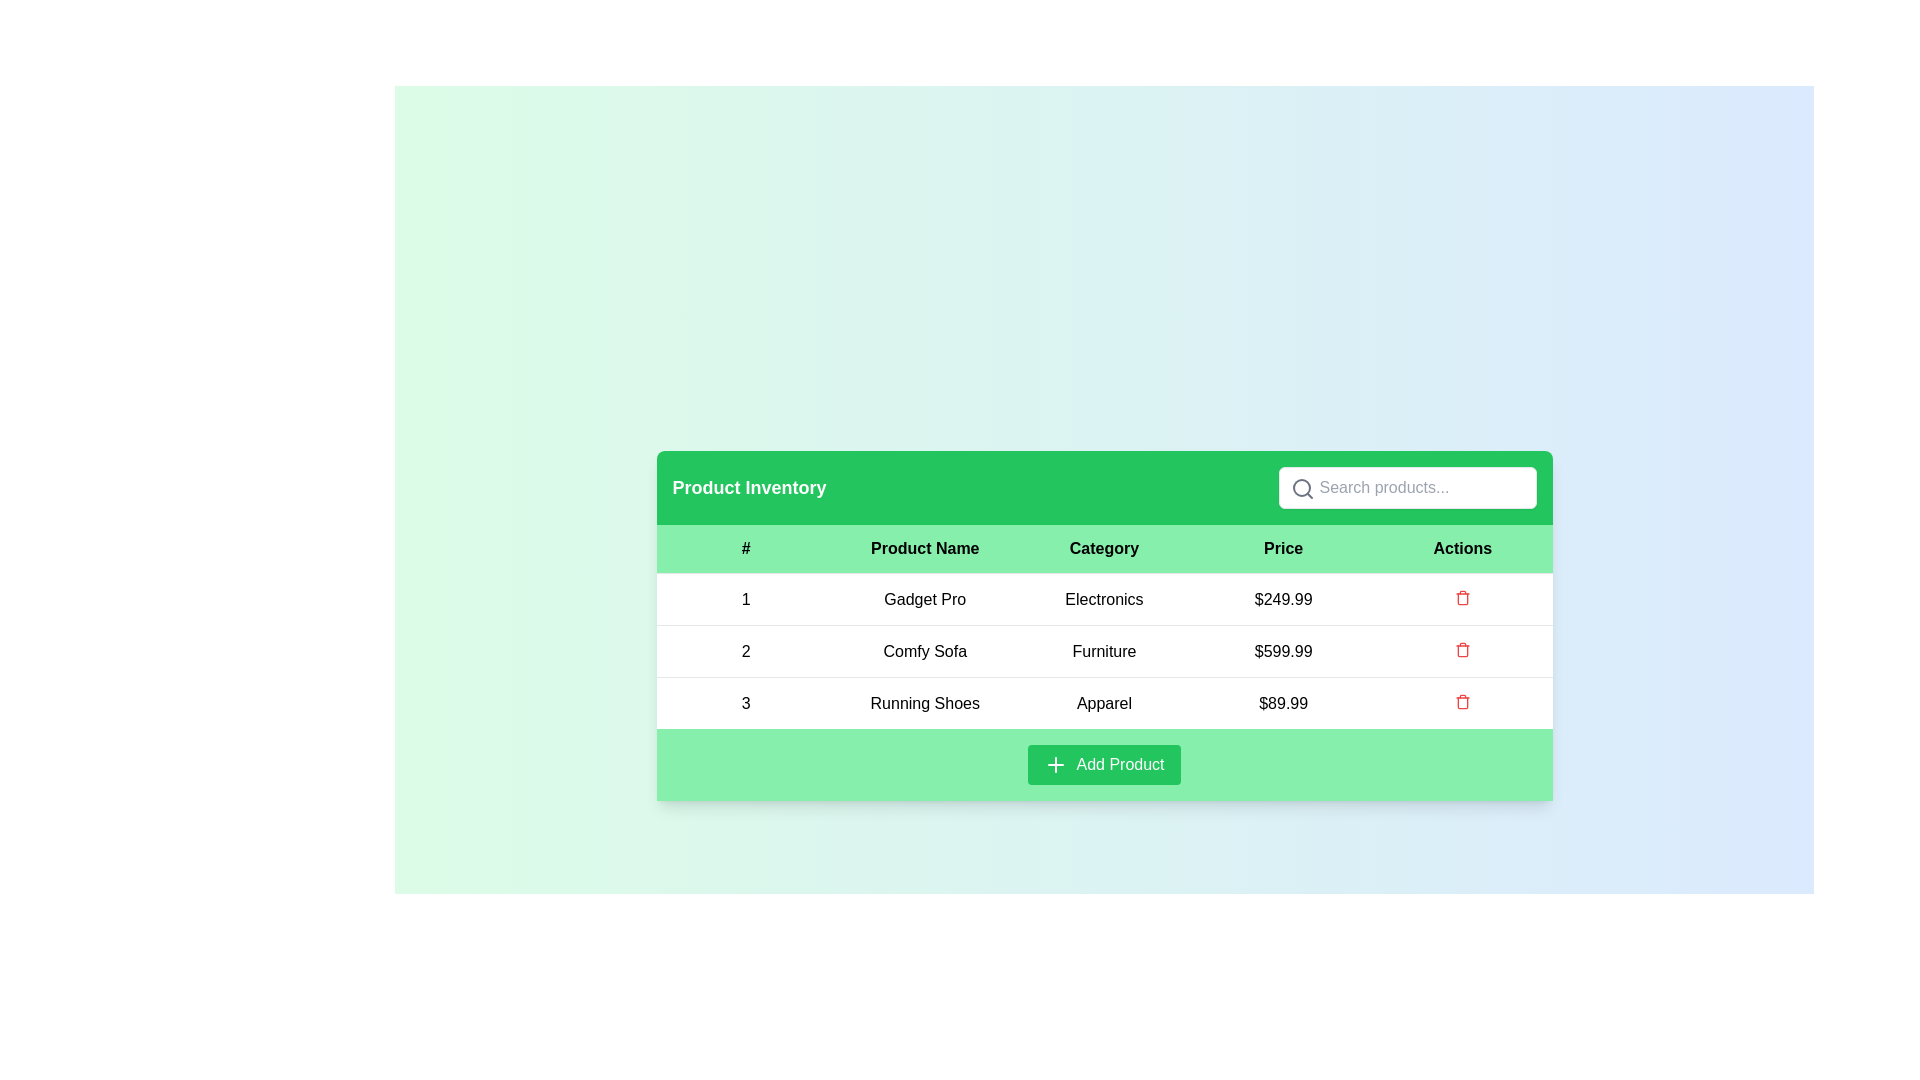 The height and width of the screenshot is (1080, 1920). What do you see at coordinates (1283, 549) in the screenshot?
I see `text from the 'Price' label in the header row of the table, which is the 4th cell from the left and has a bold black font on a light green background` at bounding box center [1283, 549].